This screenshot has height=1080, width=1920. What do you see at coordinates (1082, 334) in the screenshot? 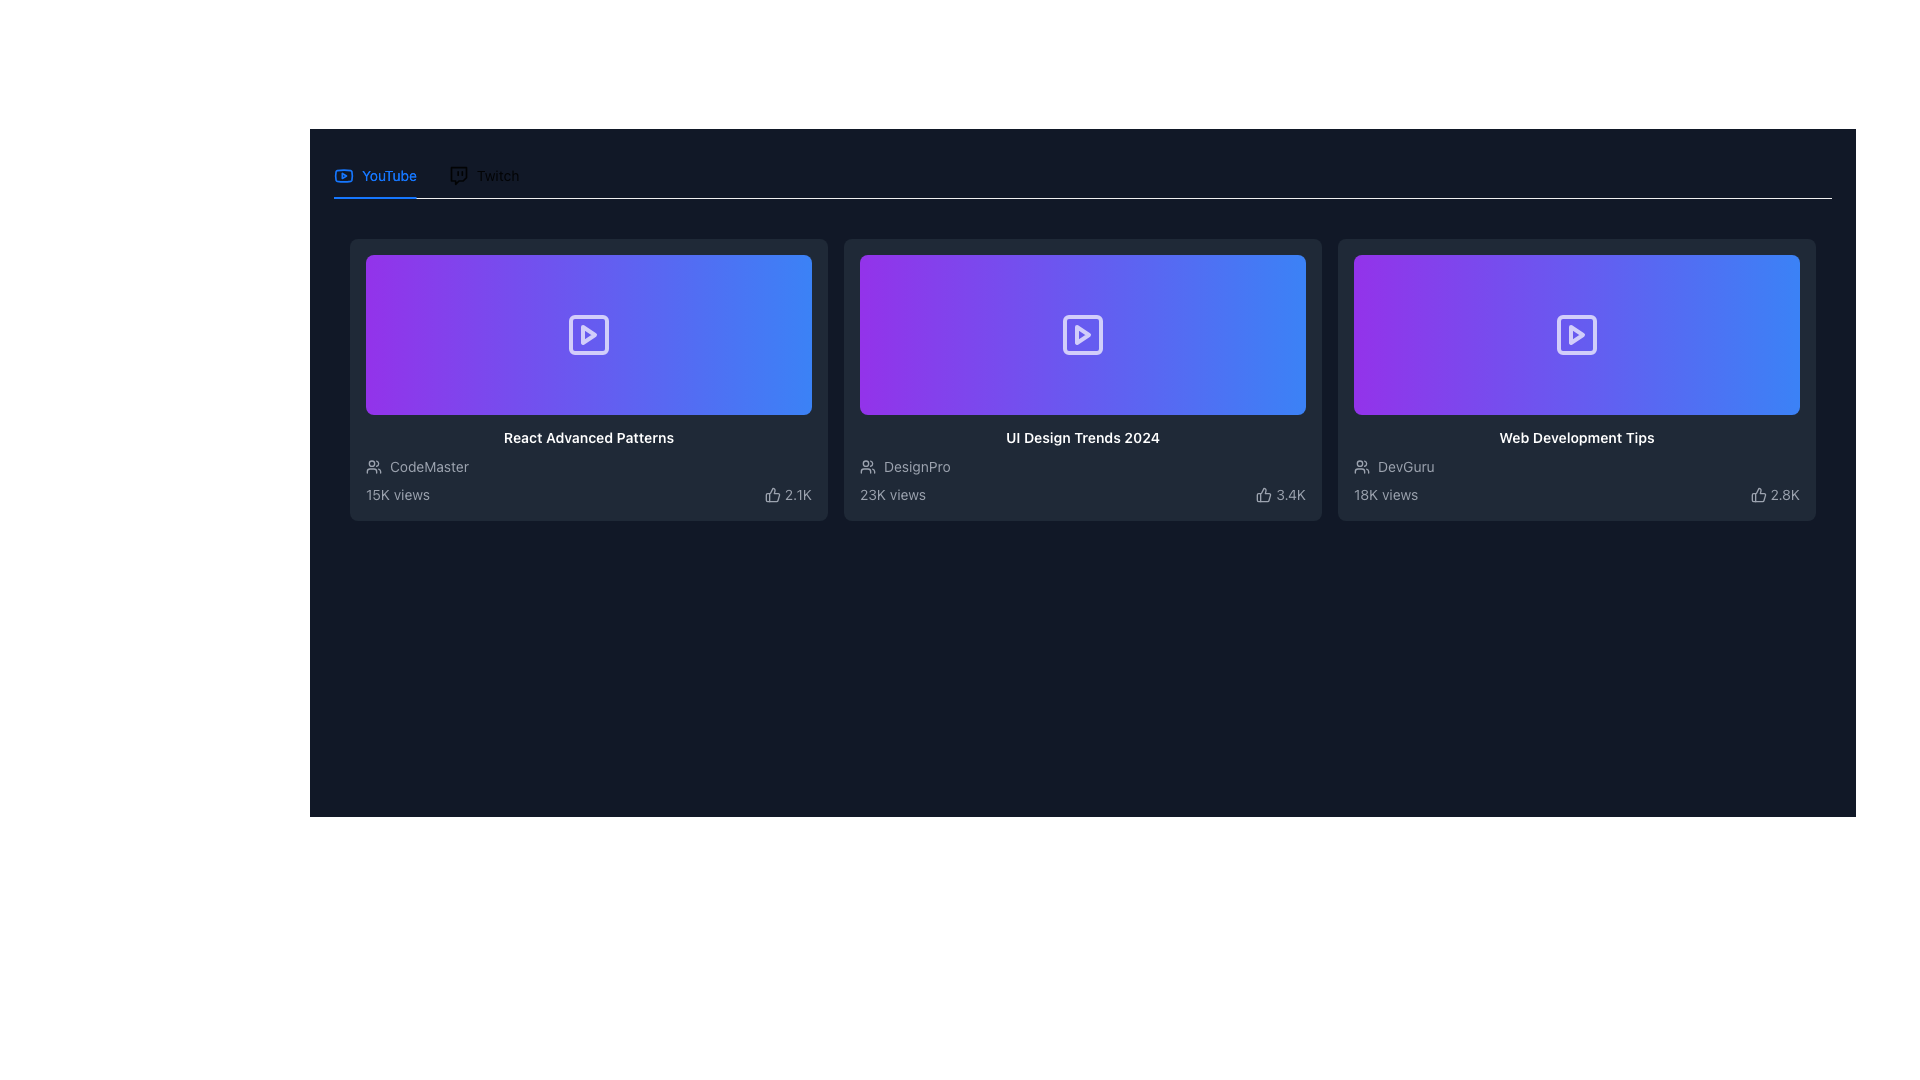
I see `the play button located in the gradient-colored header area of the middle card` at bounding box center [1082, 334].